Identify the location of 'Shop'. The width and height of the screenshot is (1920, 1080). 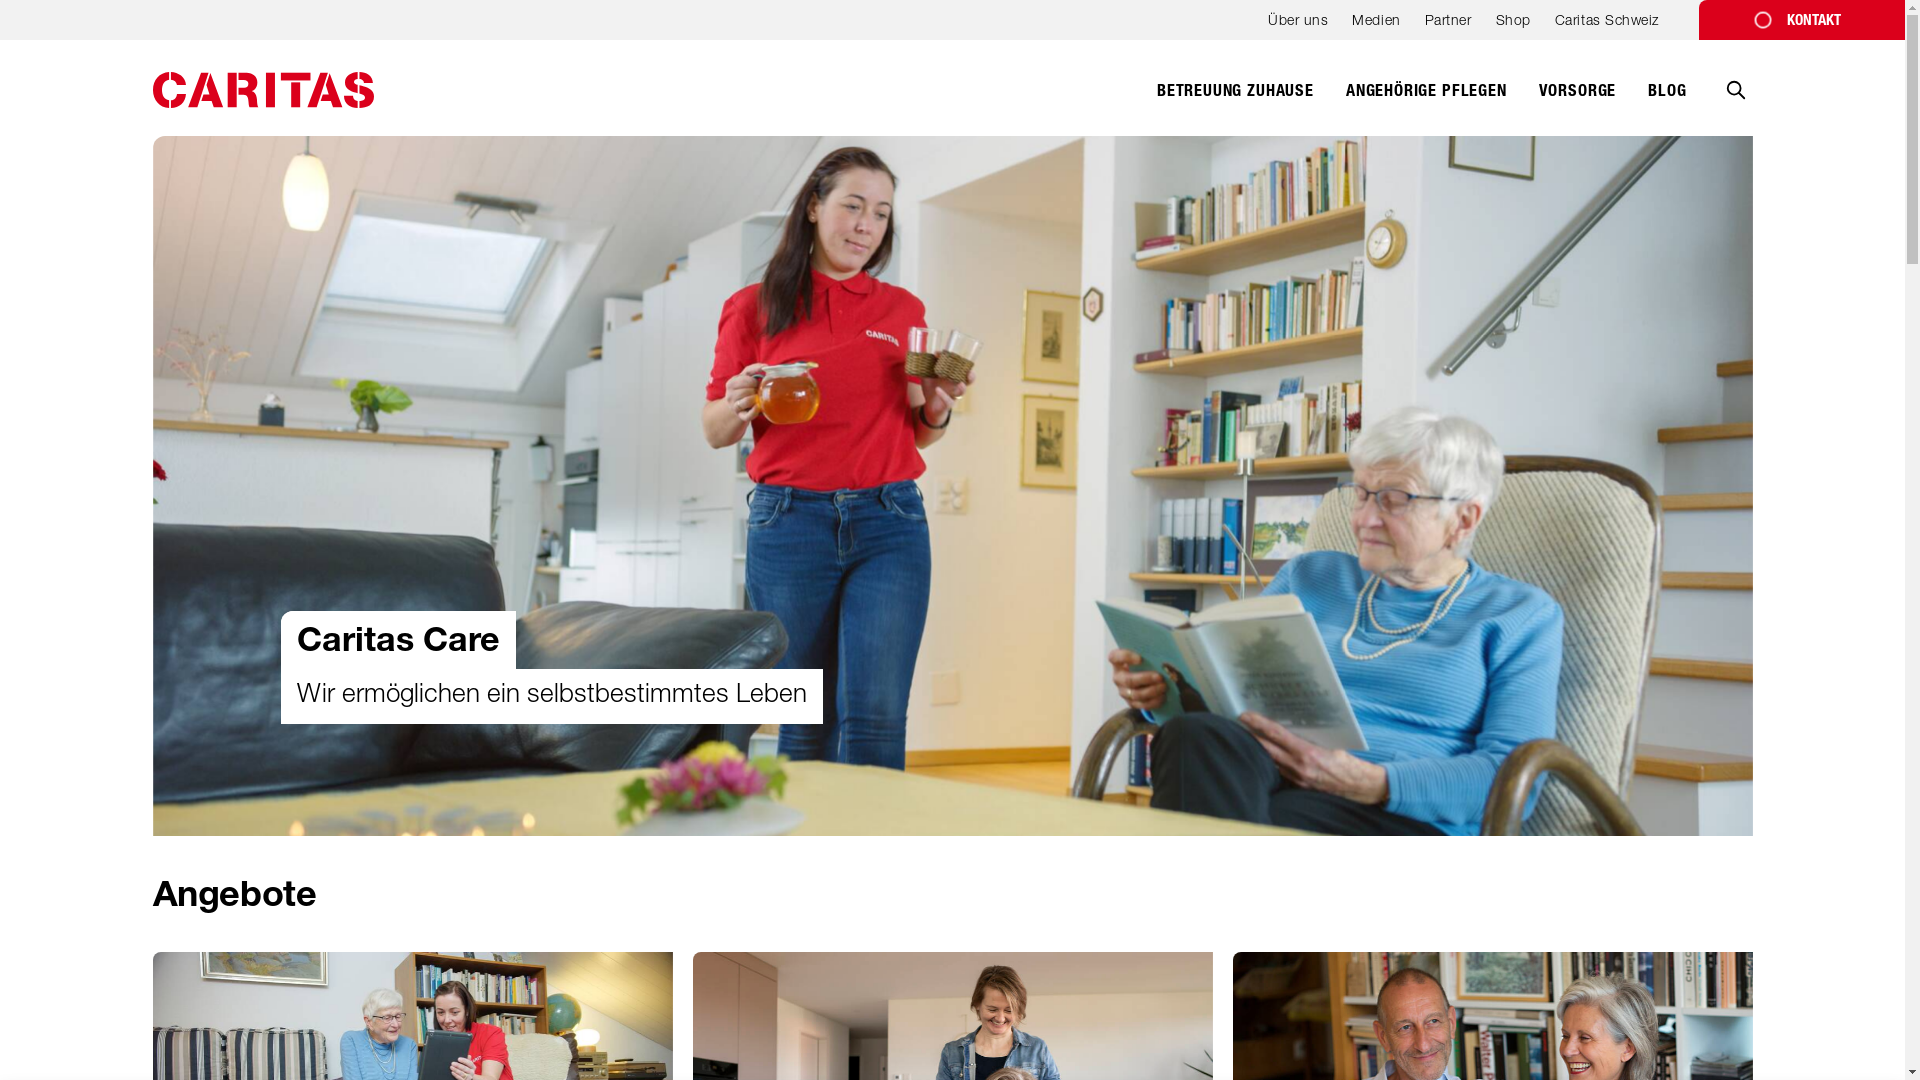
(1496, 26).